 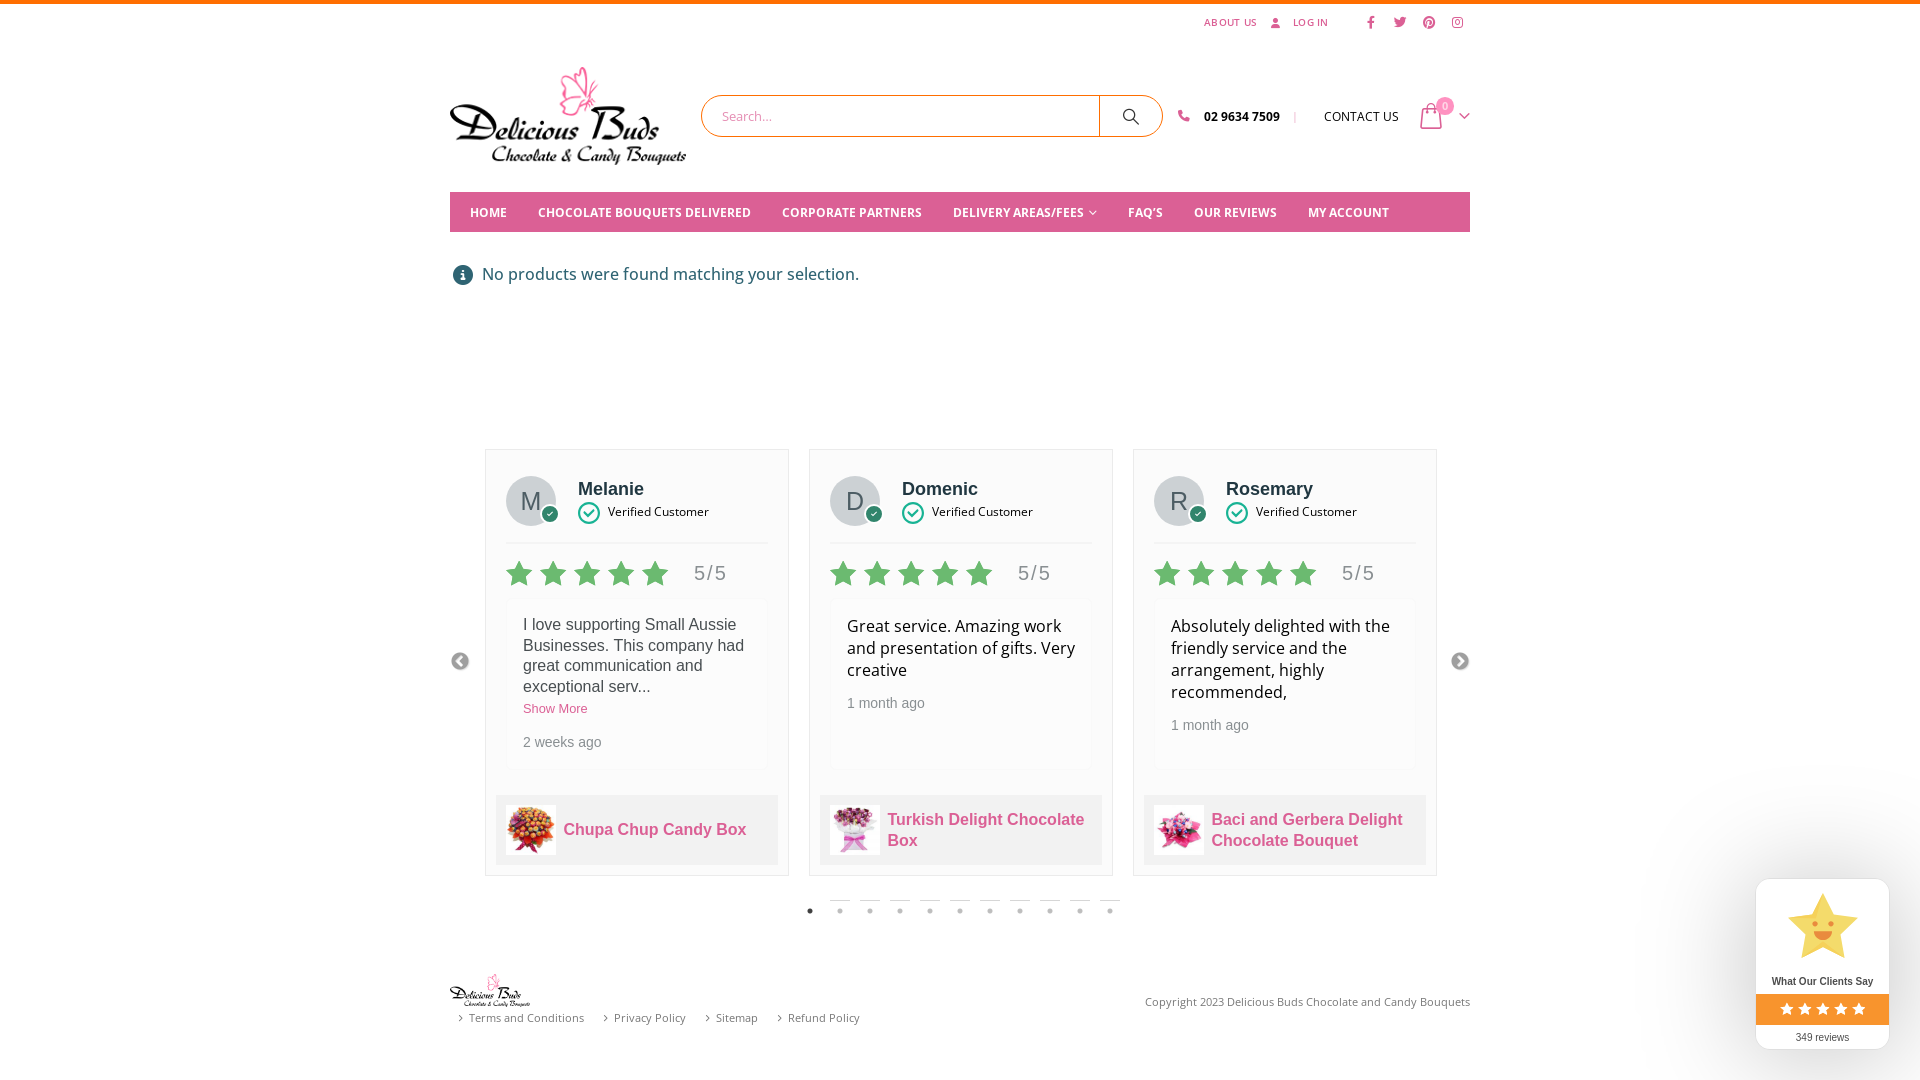 I want to click on 'Chupa Chup Candy Box', so click(x=654, y=829).